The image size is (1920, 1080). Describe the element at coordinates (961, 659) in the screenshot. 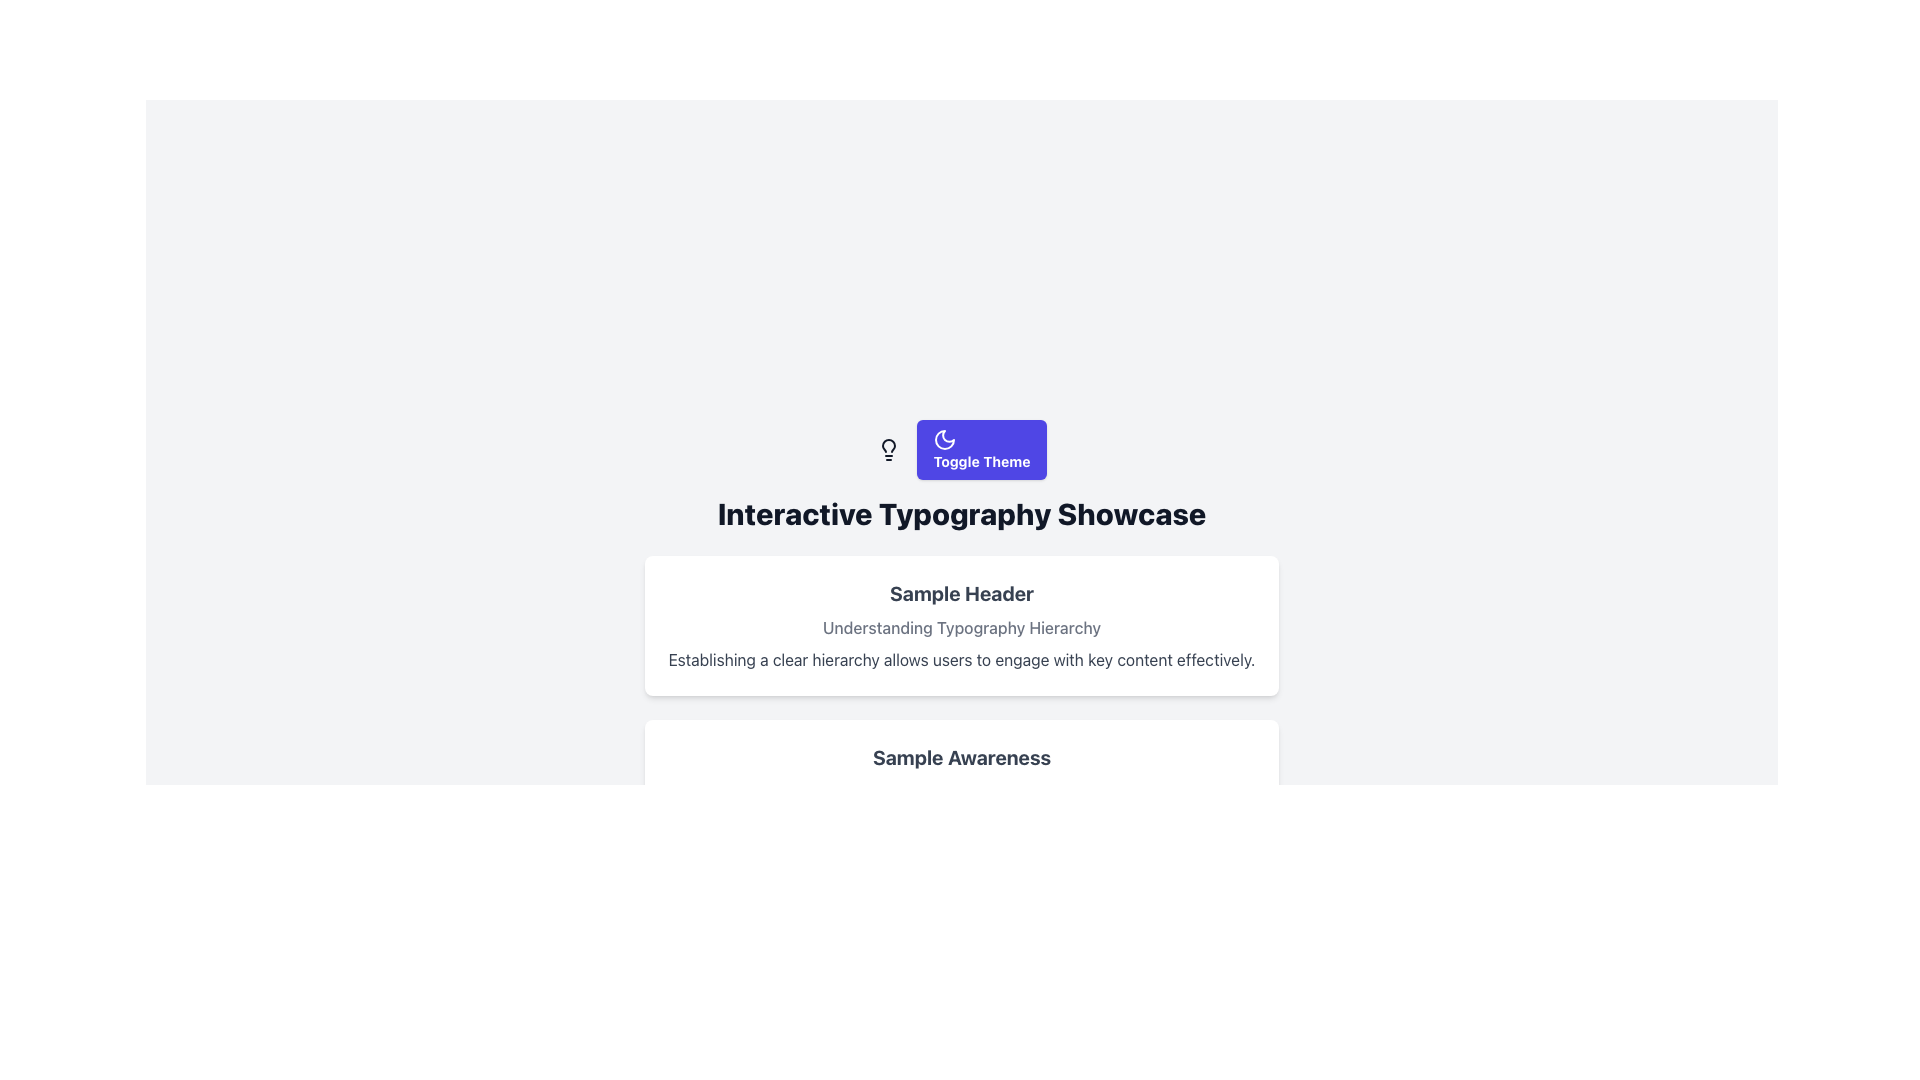

I see `descriptive text label located at the bottom of the card section titled 'Sample Header' and subtitled 'Understanding Typography Hierarchy'` at that location.